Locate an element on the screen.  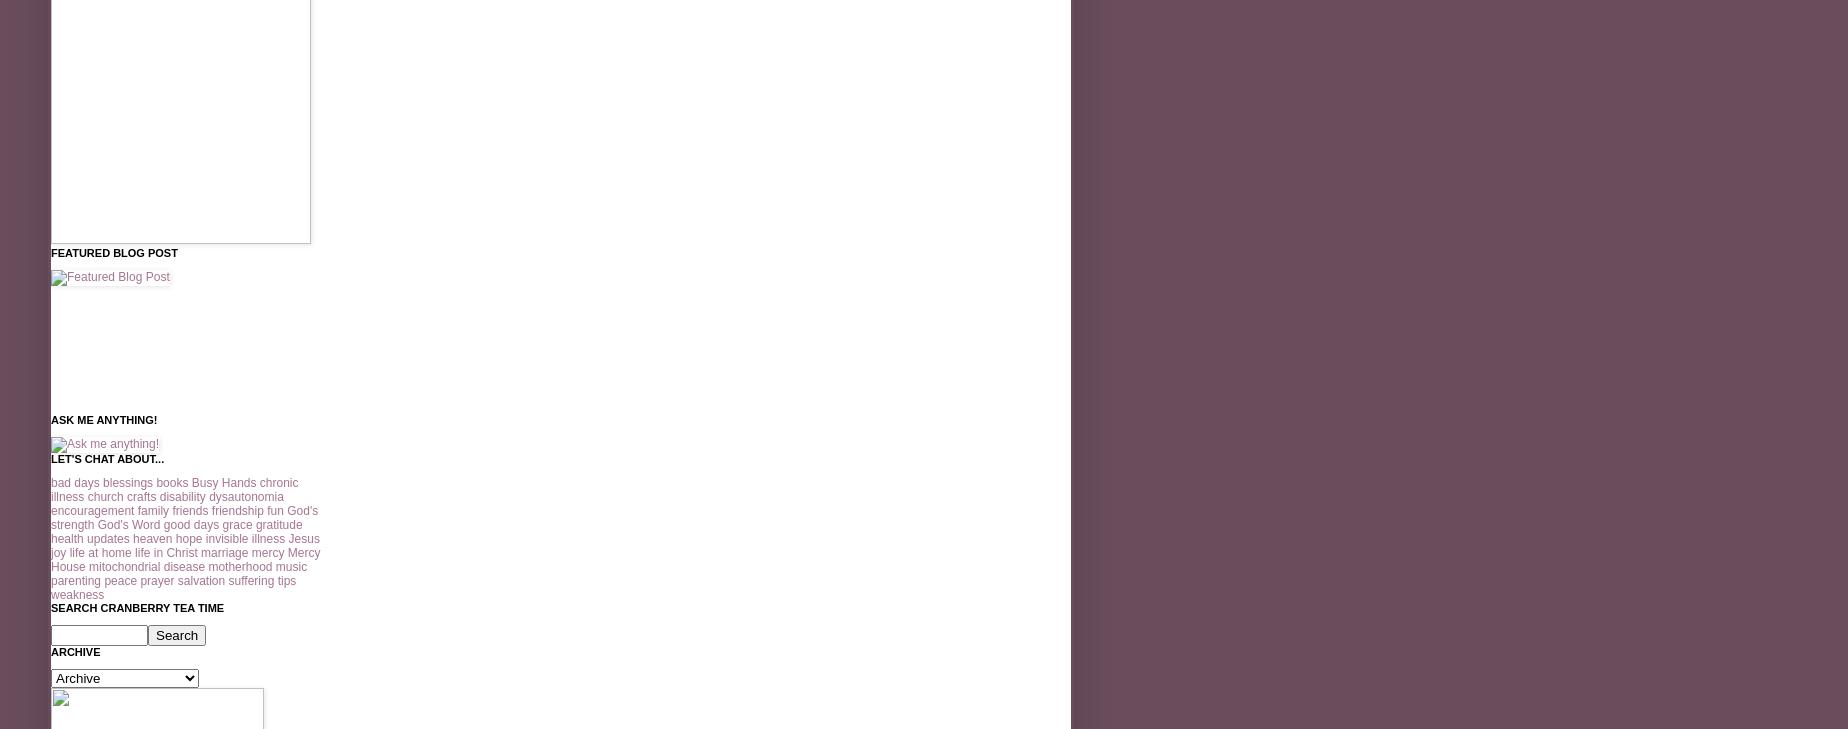
'encouragement' is located at coordinates (51, 511).